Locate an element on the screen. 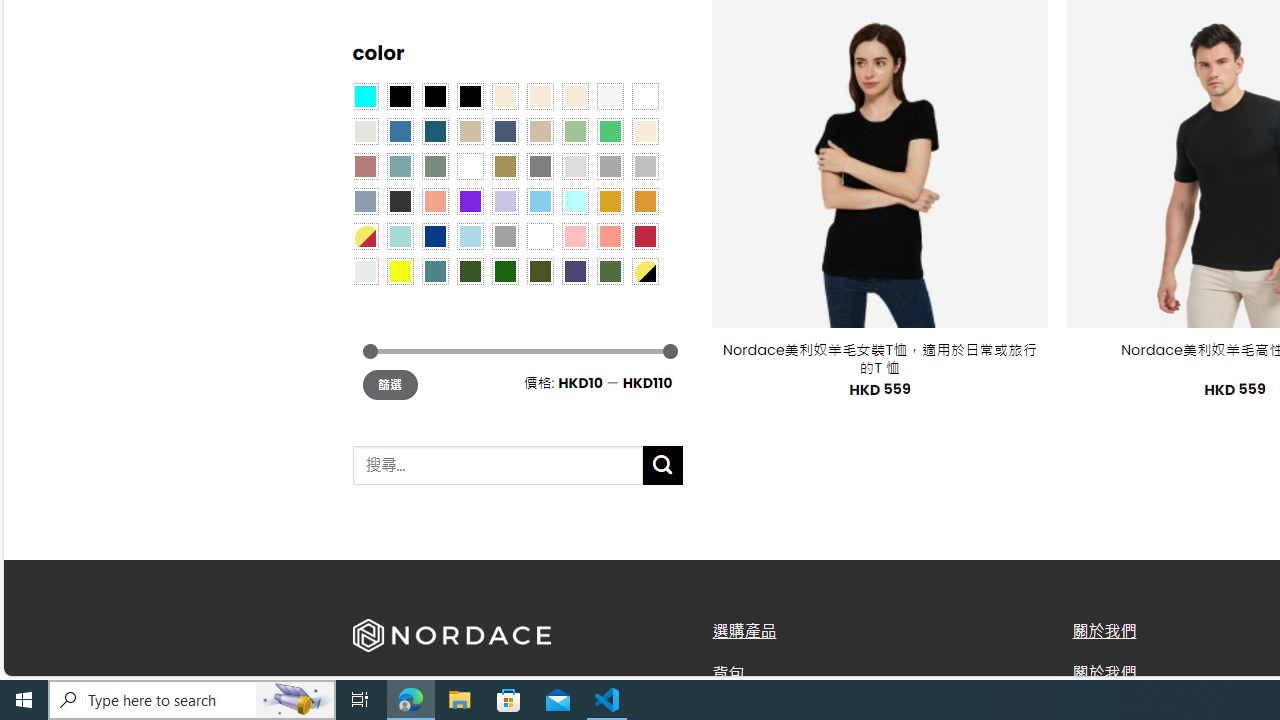 The image size is (1280, 720). 'Dull Nickle' is located at coordinates (364, 270).